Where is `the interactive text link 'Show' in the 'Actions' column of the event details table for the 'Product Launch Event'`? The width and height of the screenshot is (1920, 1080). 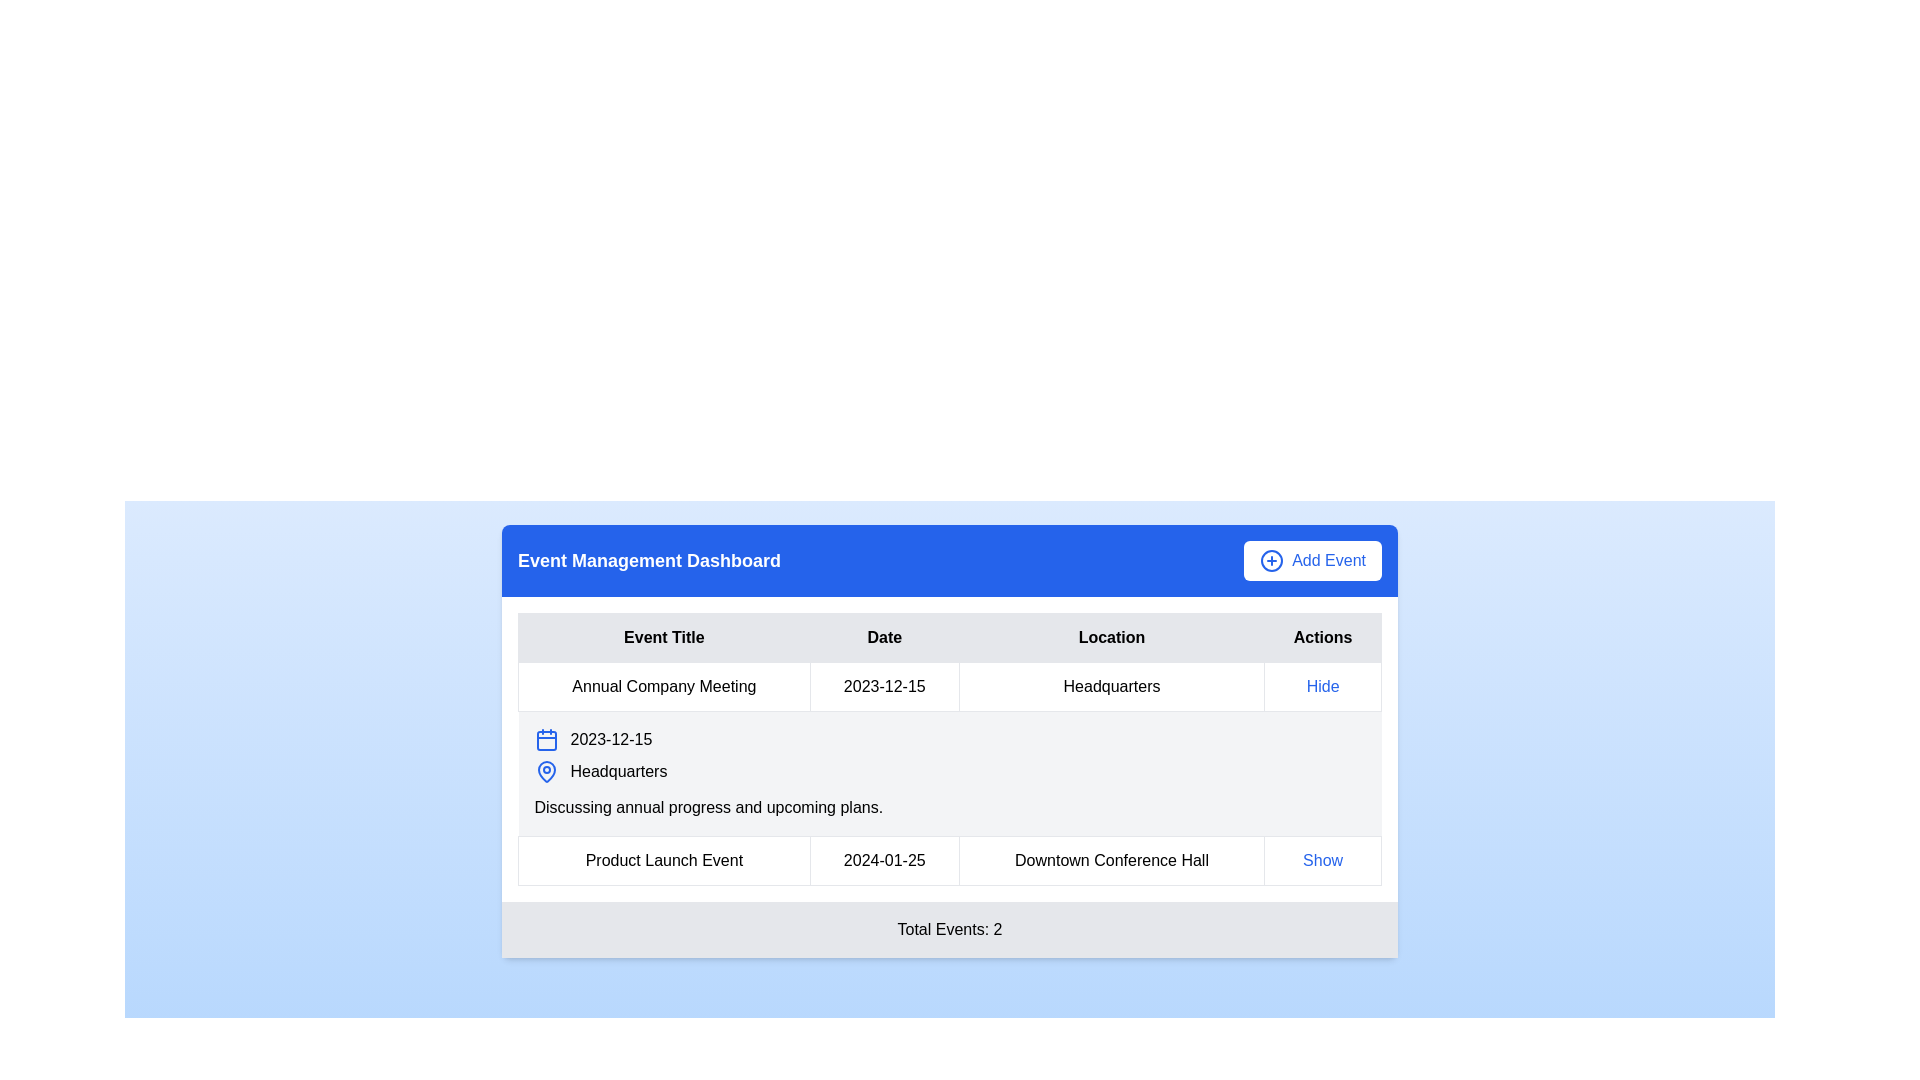 the interactive text link 'Show' in the 'Actions' column of the event details table for the 'Product Launch Event' is located at coordinates (1323, 859).